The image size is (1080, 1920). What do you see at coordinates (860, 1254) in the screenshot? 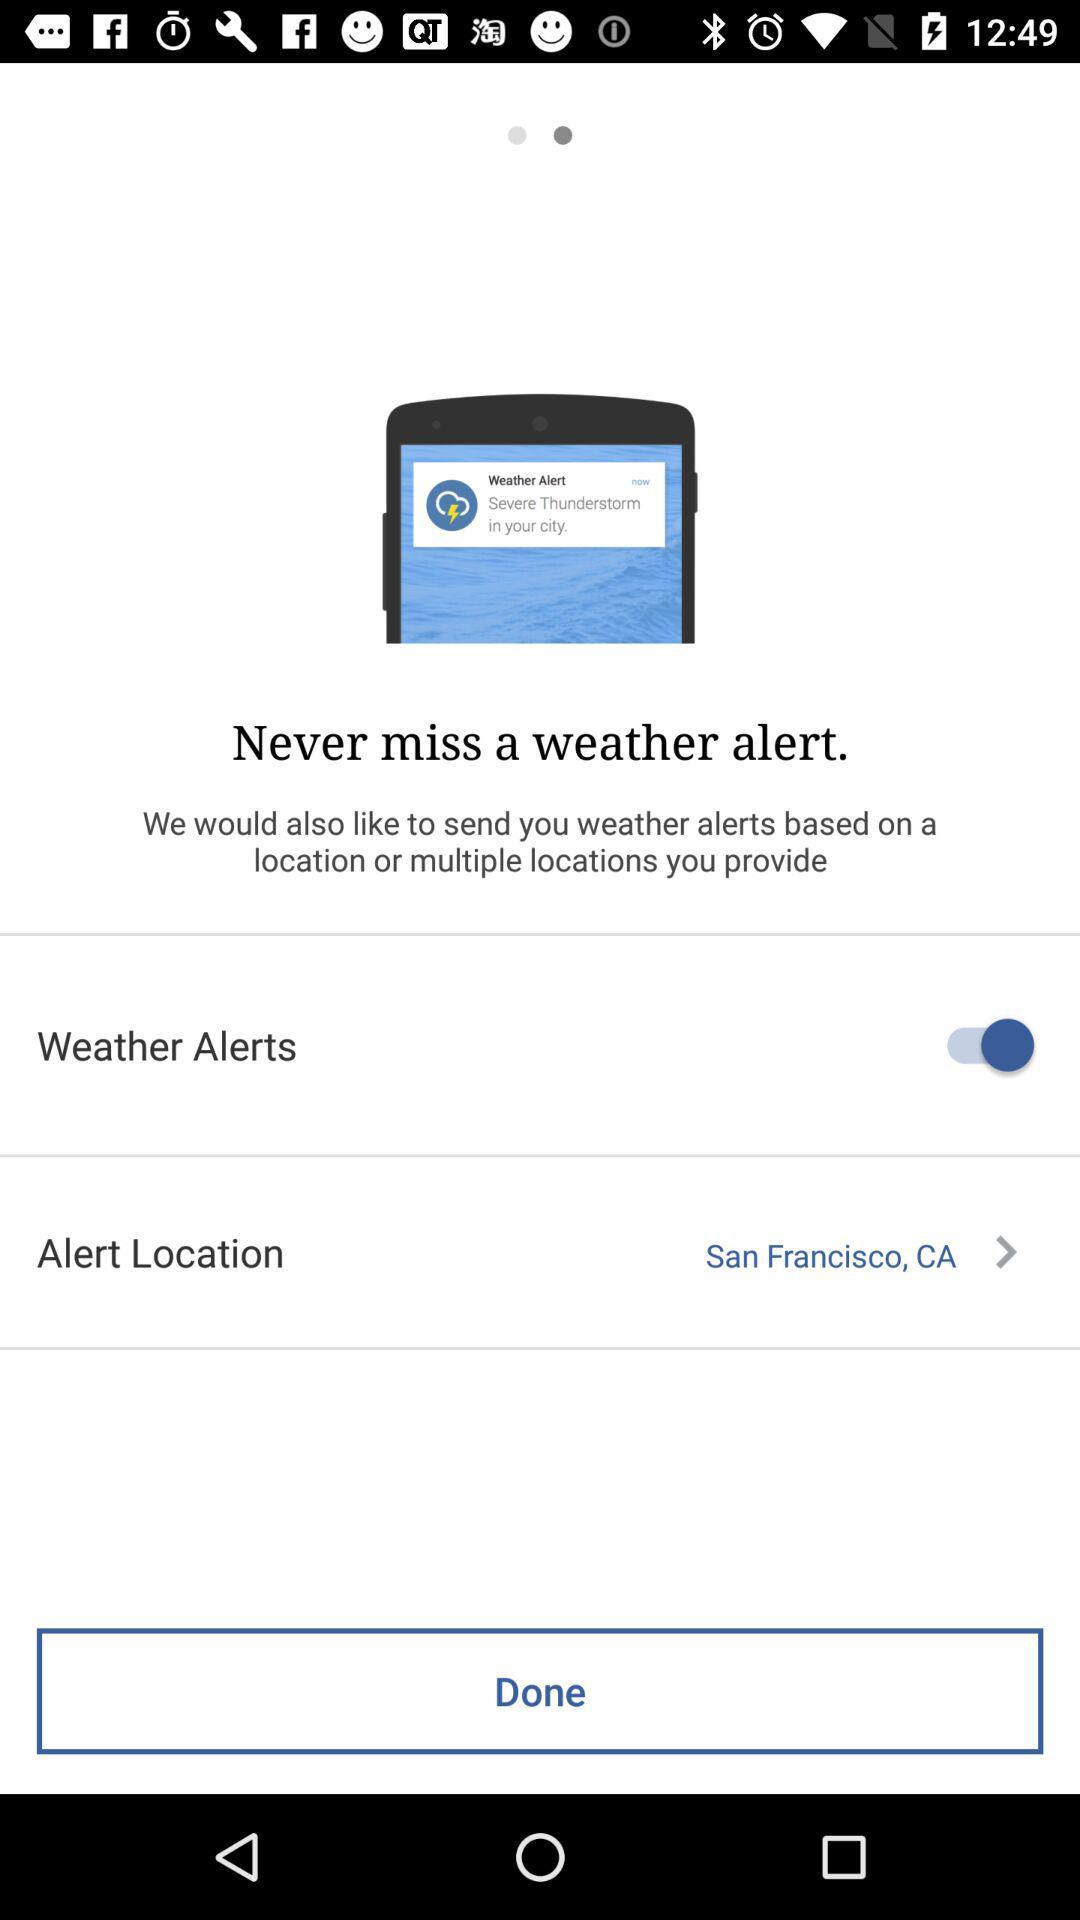
I see `san francisco, ca` at bounding box center [860, 1254].